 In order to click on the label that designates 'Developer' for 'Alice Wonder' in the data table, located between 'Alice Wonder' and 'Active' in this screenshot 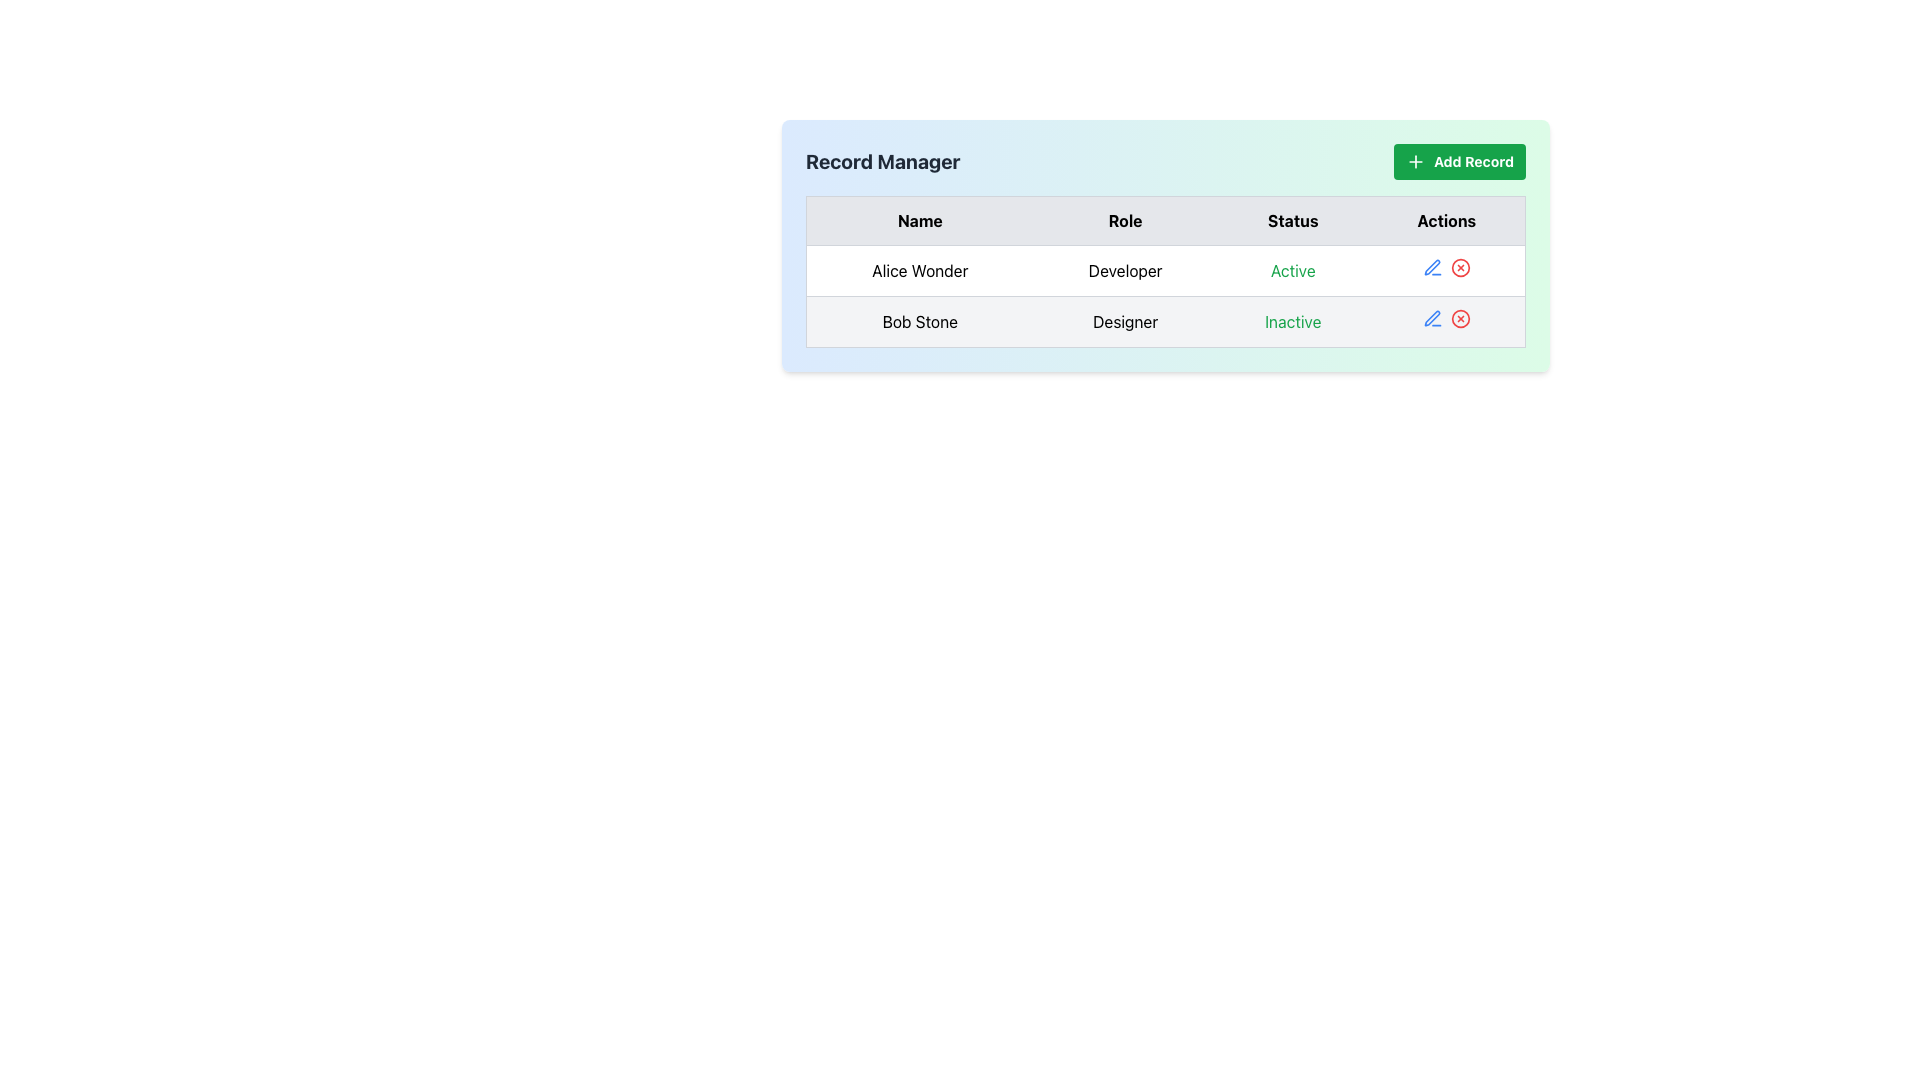, I will do `click(1125, 270)`.